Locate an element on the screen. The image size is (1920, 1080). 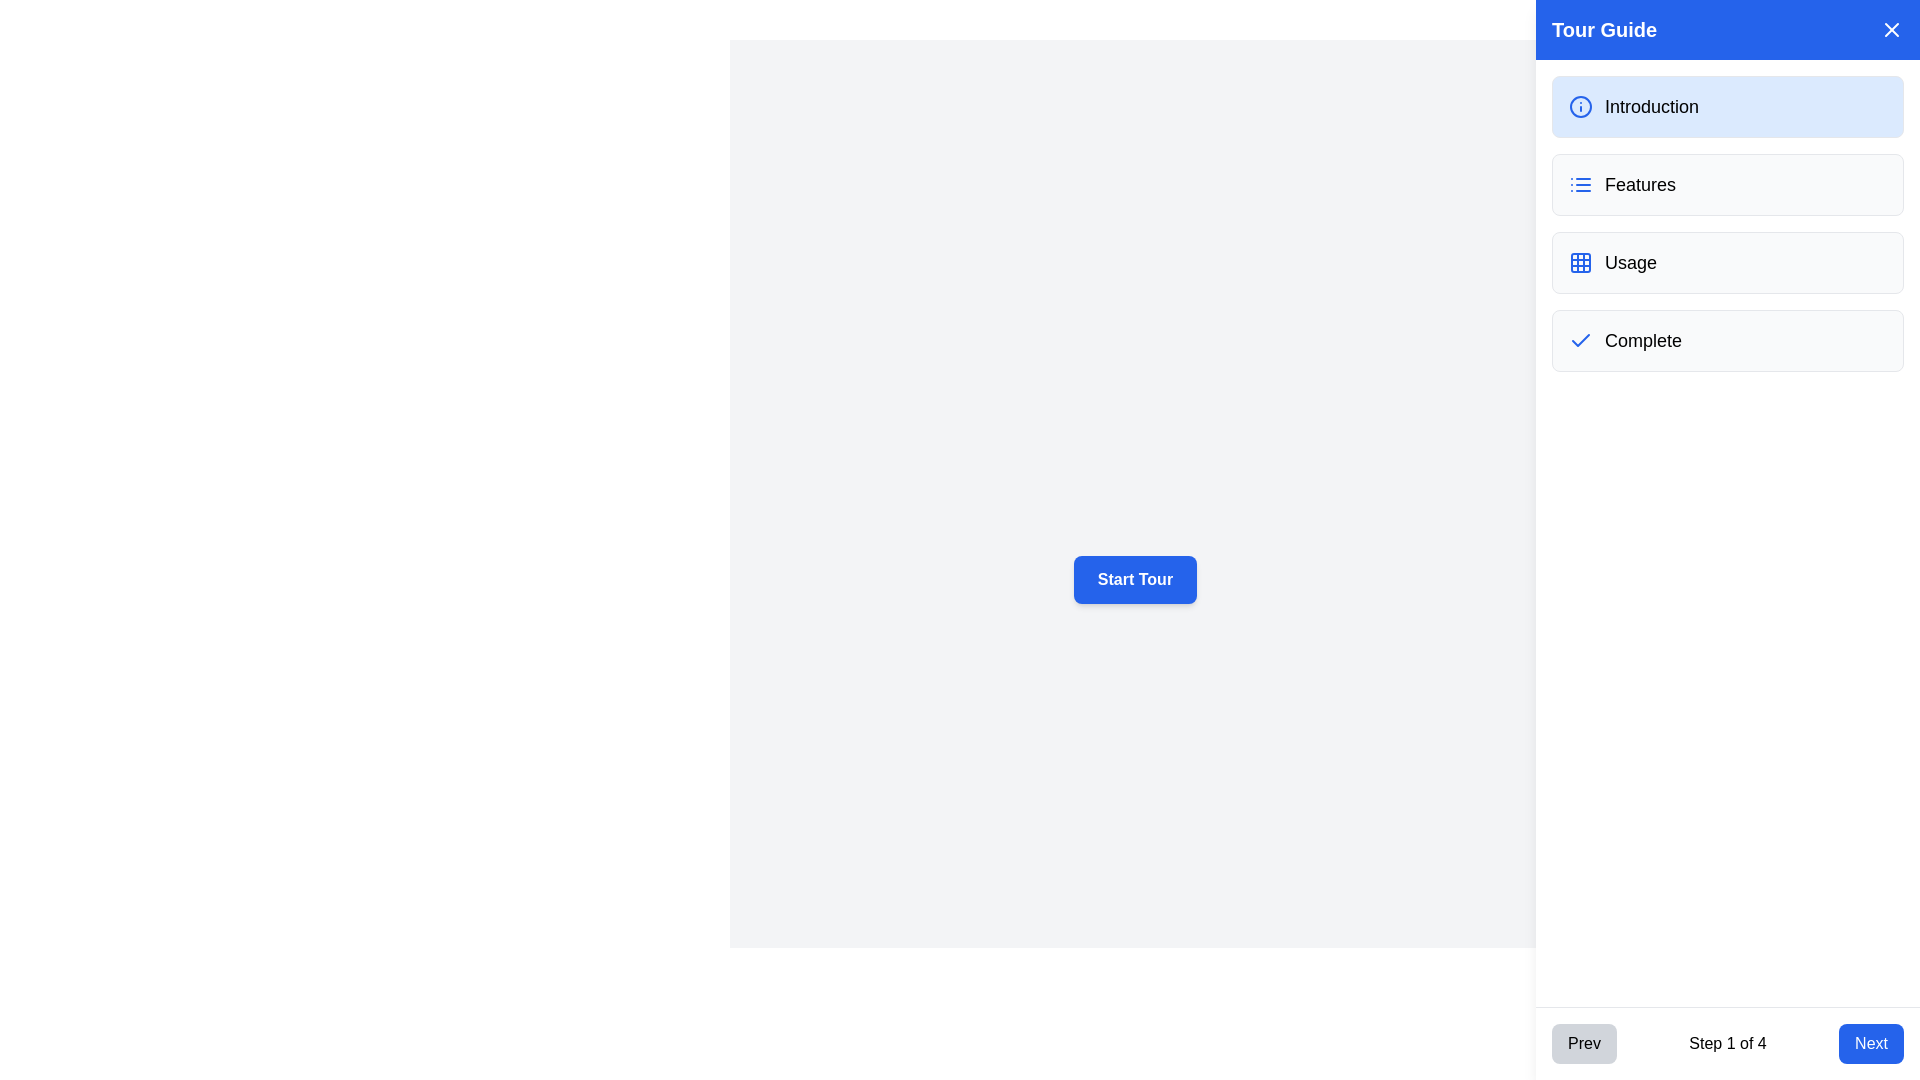
the settings icon located at the top-left cell of the 3x3 grid in the sidebar titled 'Tour Guide' is located at coordinates (1579, 261).